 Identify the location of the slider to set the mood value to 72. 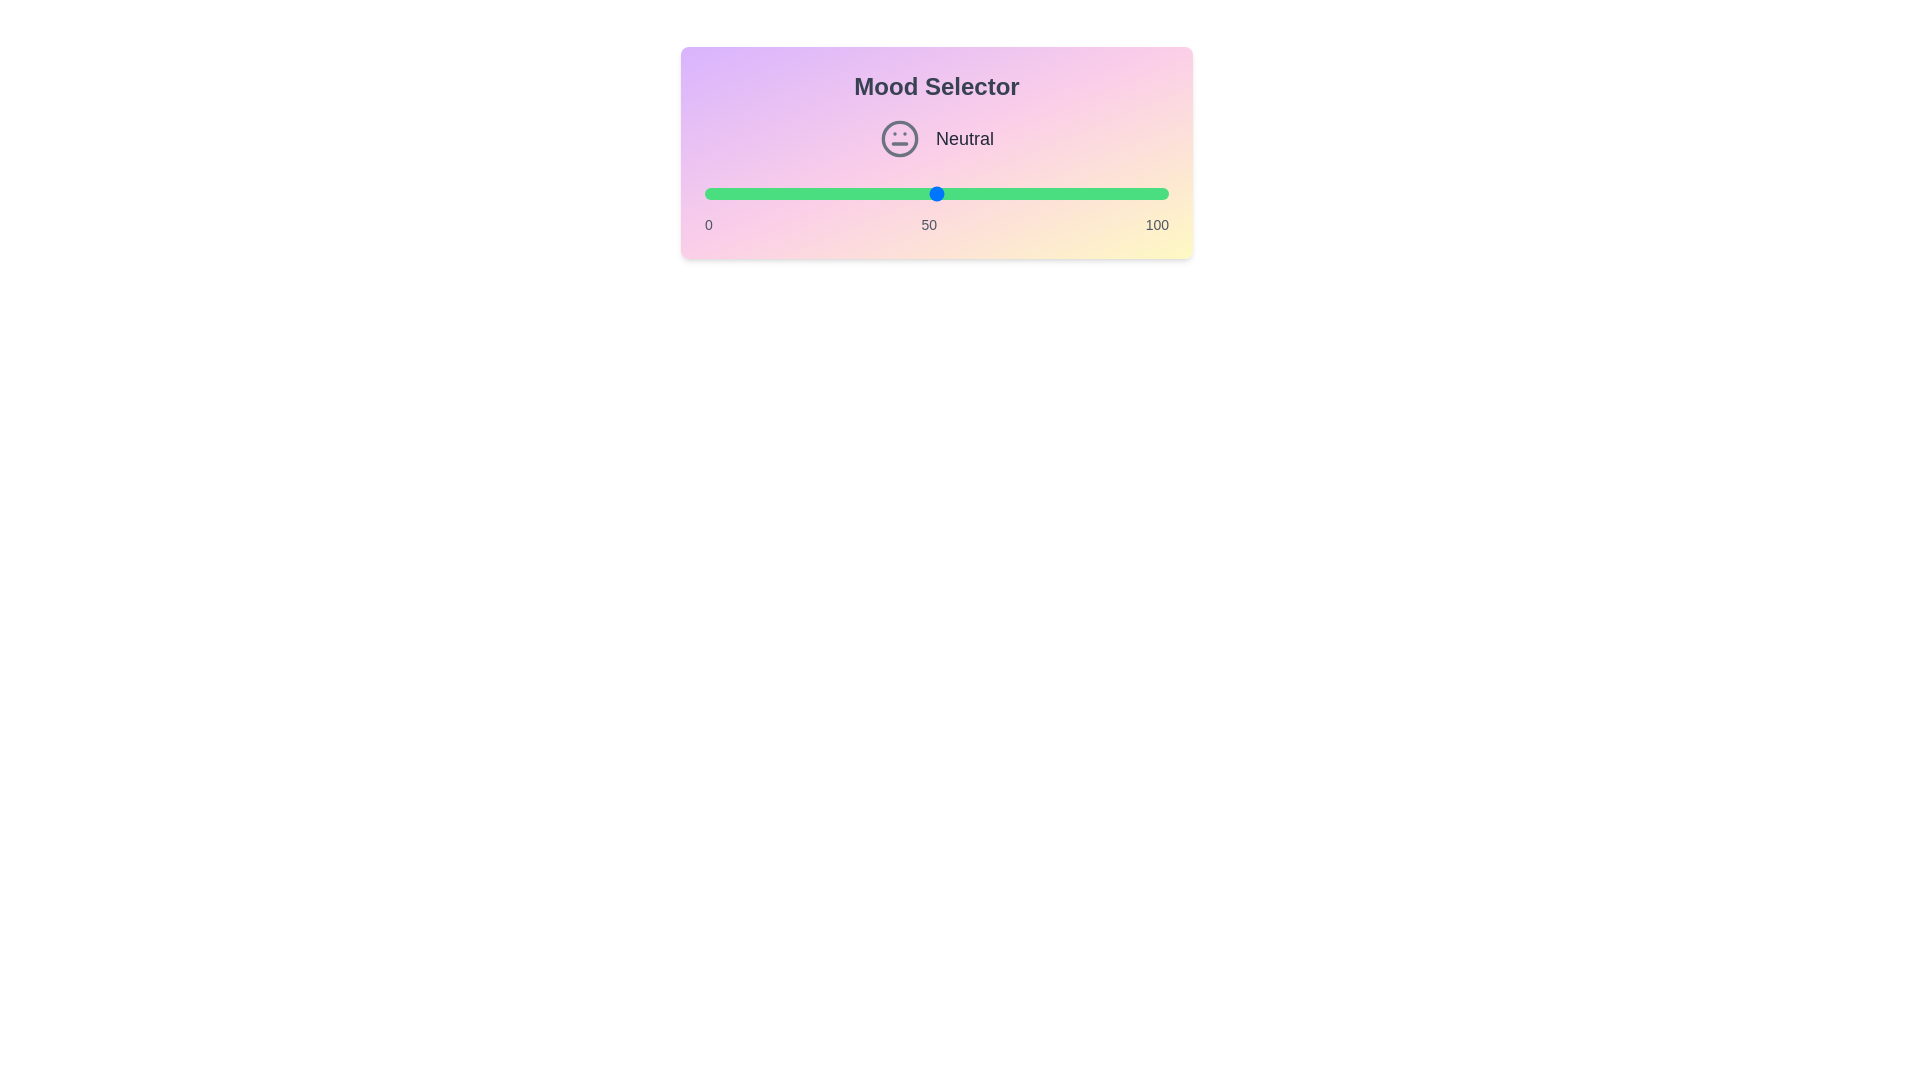
(1039, 193).